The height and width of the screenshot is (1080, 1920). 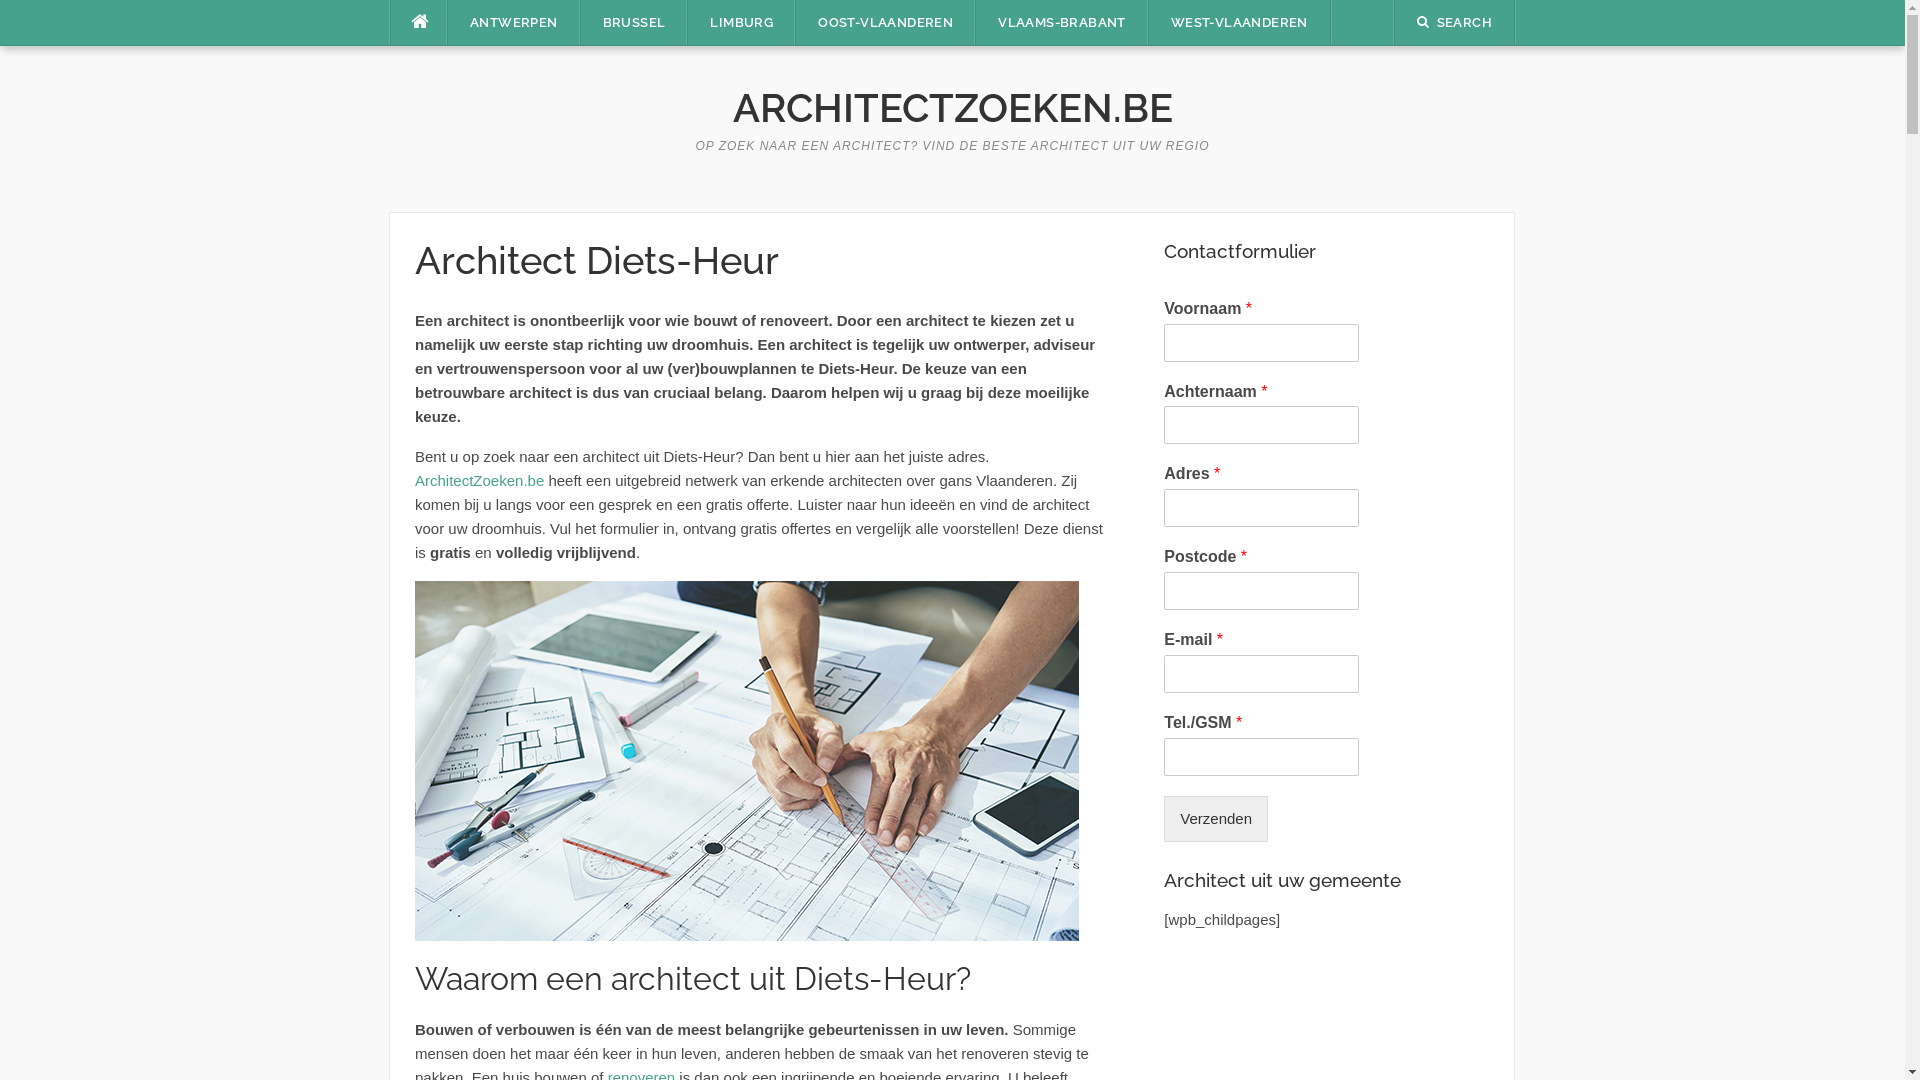 I want to click on 'ANTWERPEN', so click(x=513, y=23).